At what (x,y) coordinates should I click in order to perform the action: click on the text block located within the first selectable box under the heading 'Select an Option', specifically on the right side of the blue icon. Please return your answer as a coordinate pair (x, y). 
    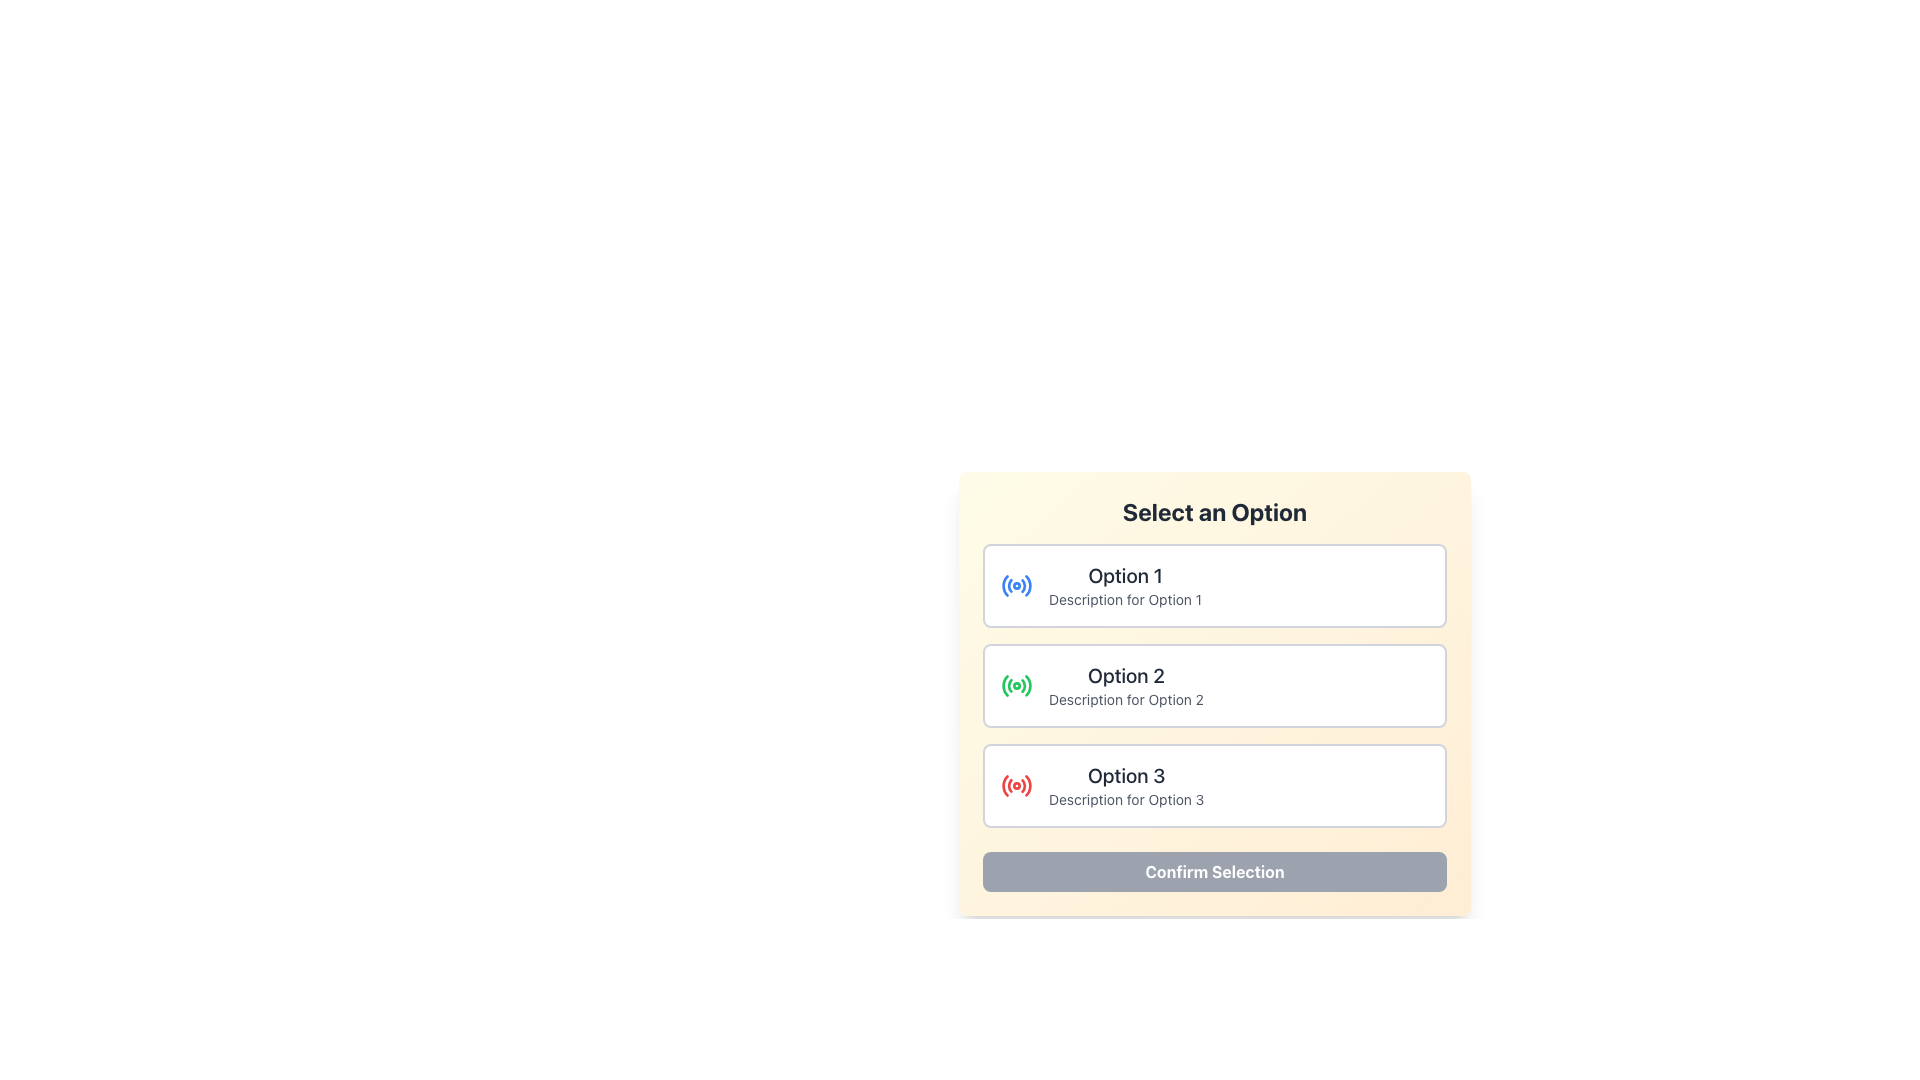
    Looking at the image, I should click on (1125, 585).